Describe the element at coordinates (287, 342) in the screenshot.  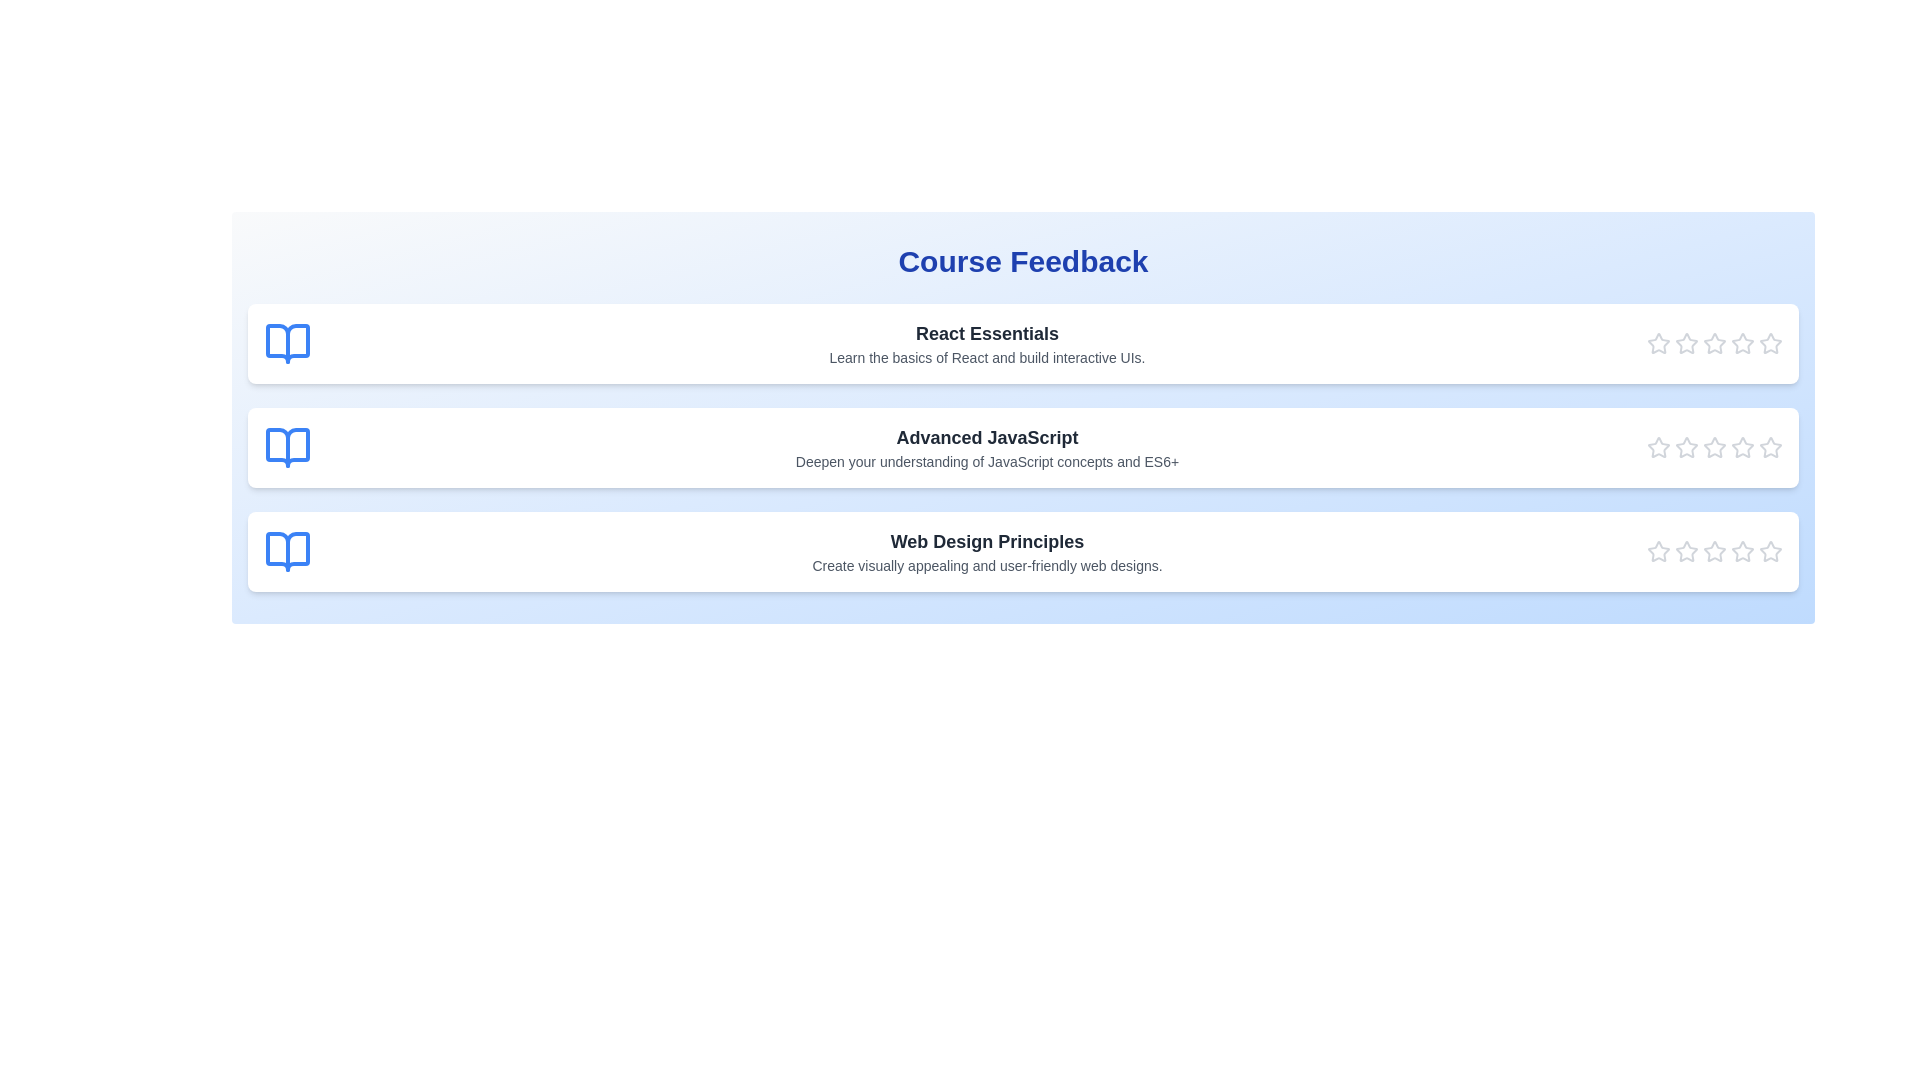
I see `the book icon next to the course title to view its design` at that location.